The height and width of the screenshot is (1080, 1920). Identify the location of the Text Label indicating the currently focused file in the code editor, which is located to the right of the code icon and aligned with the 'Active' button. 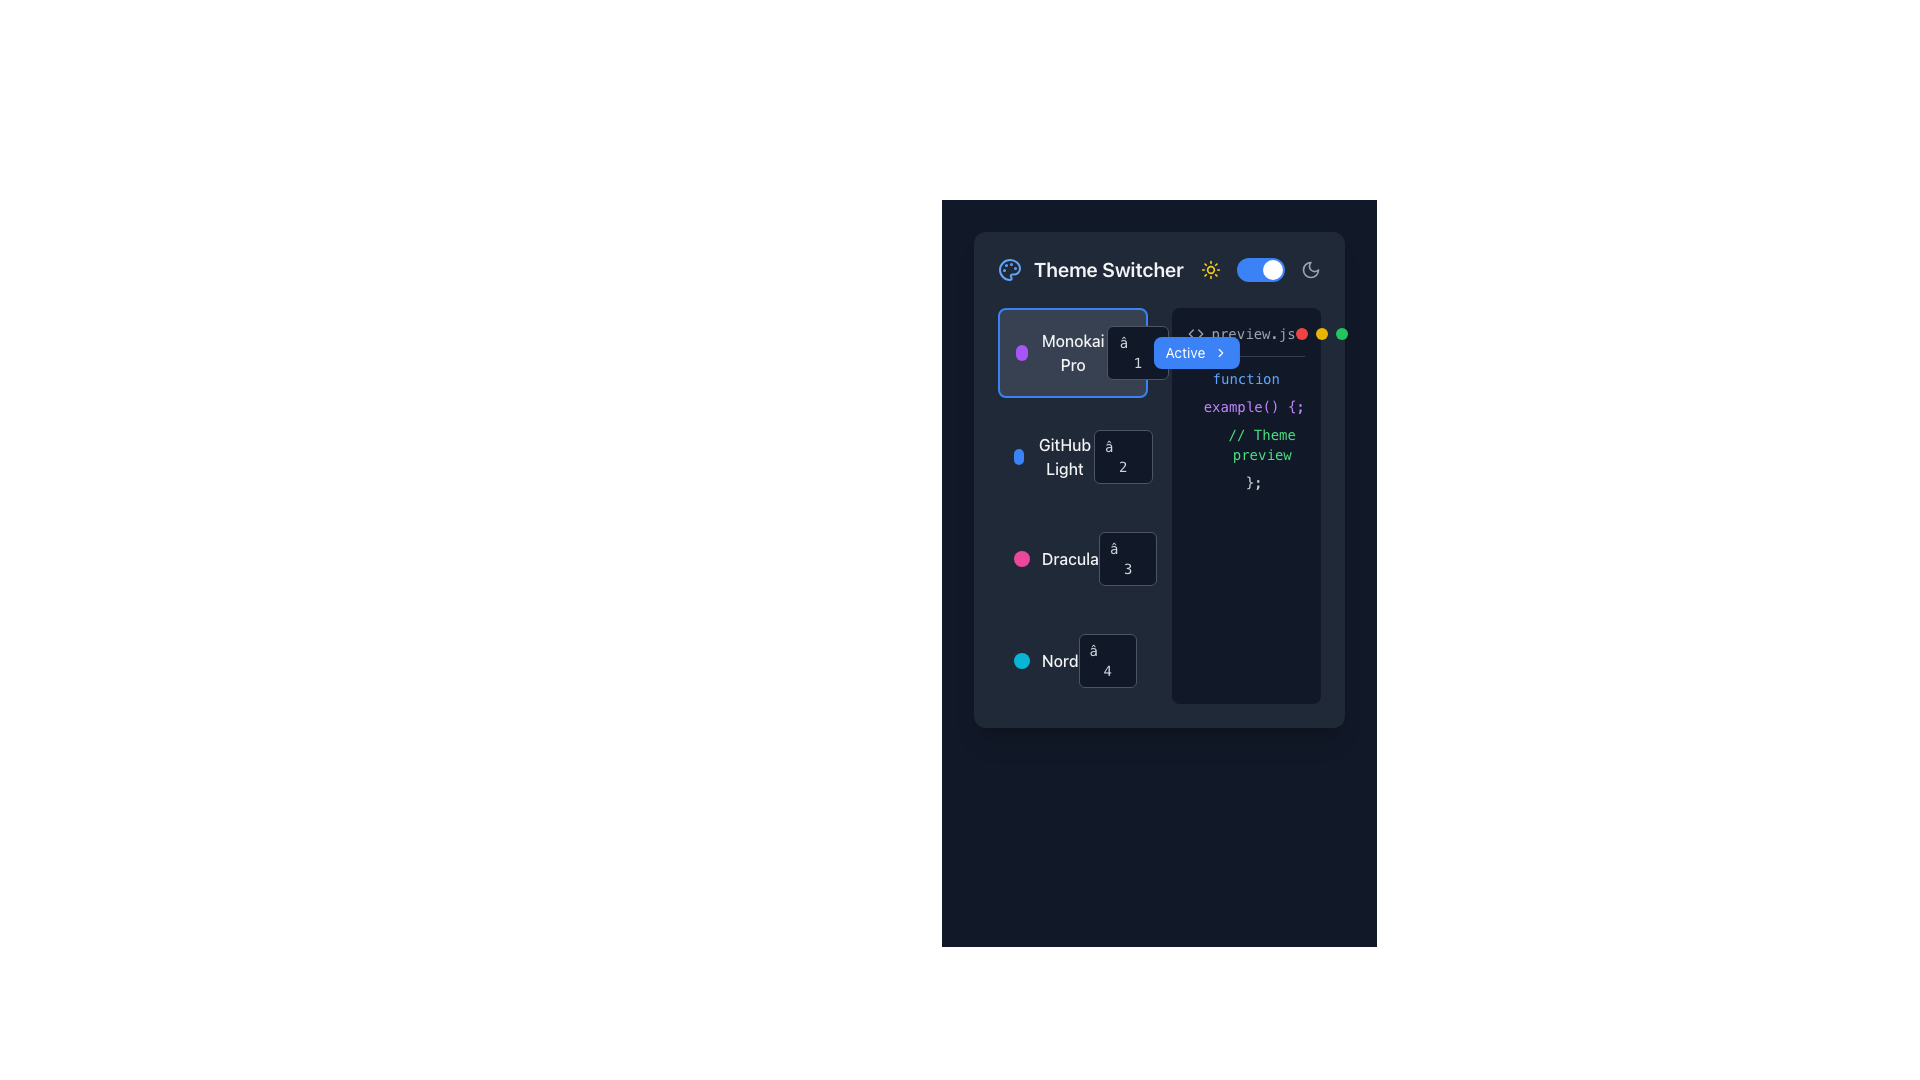
(1252, 333).